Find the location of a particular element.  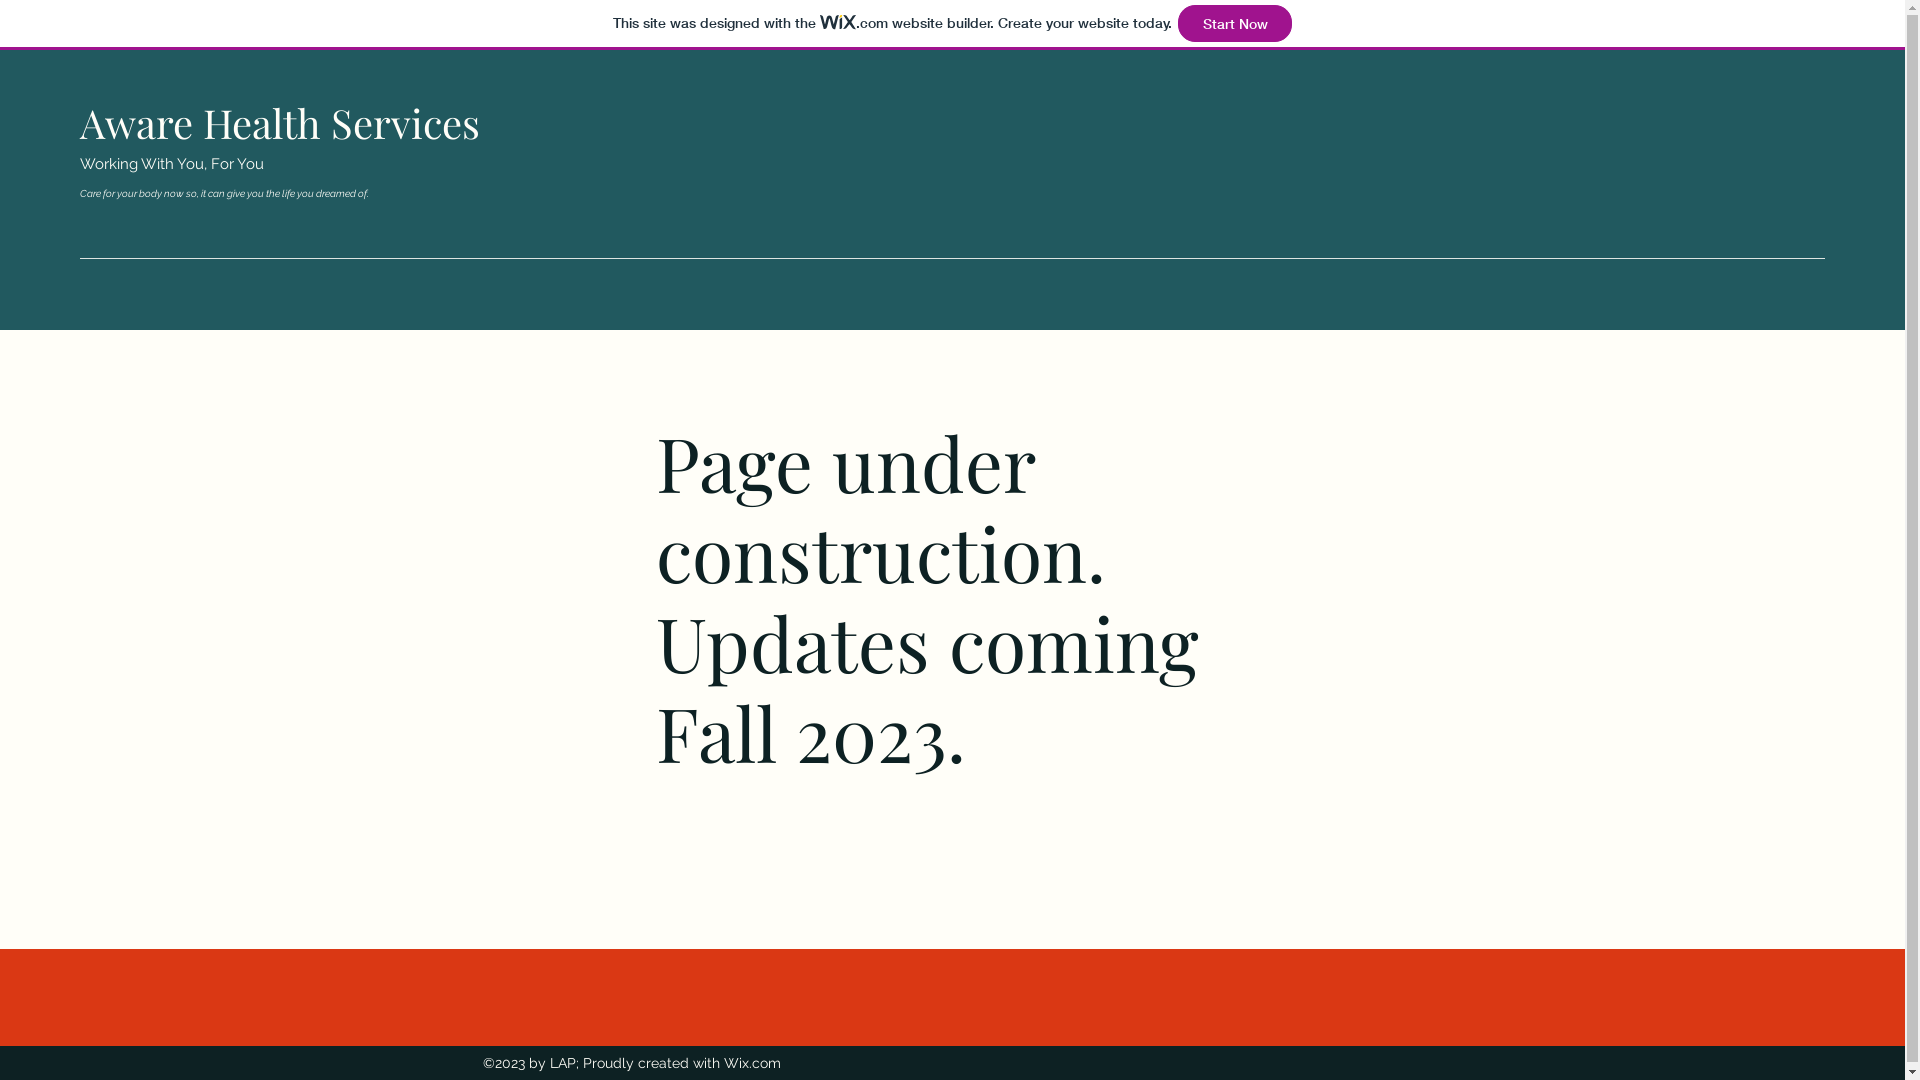

'Aware Health Services' is located at coordinates (278, 122).